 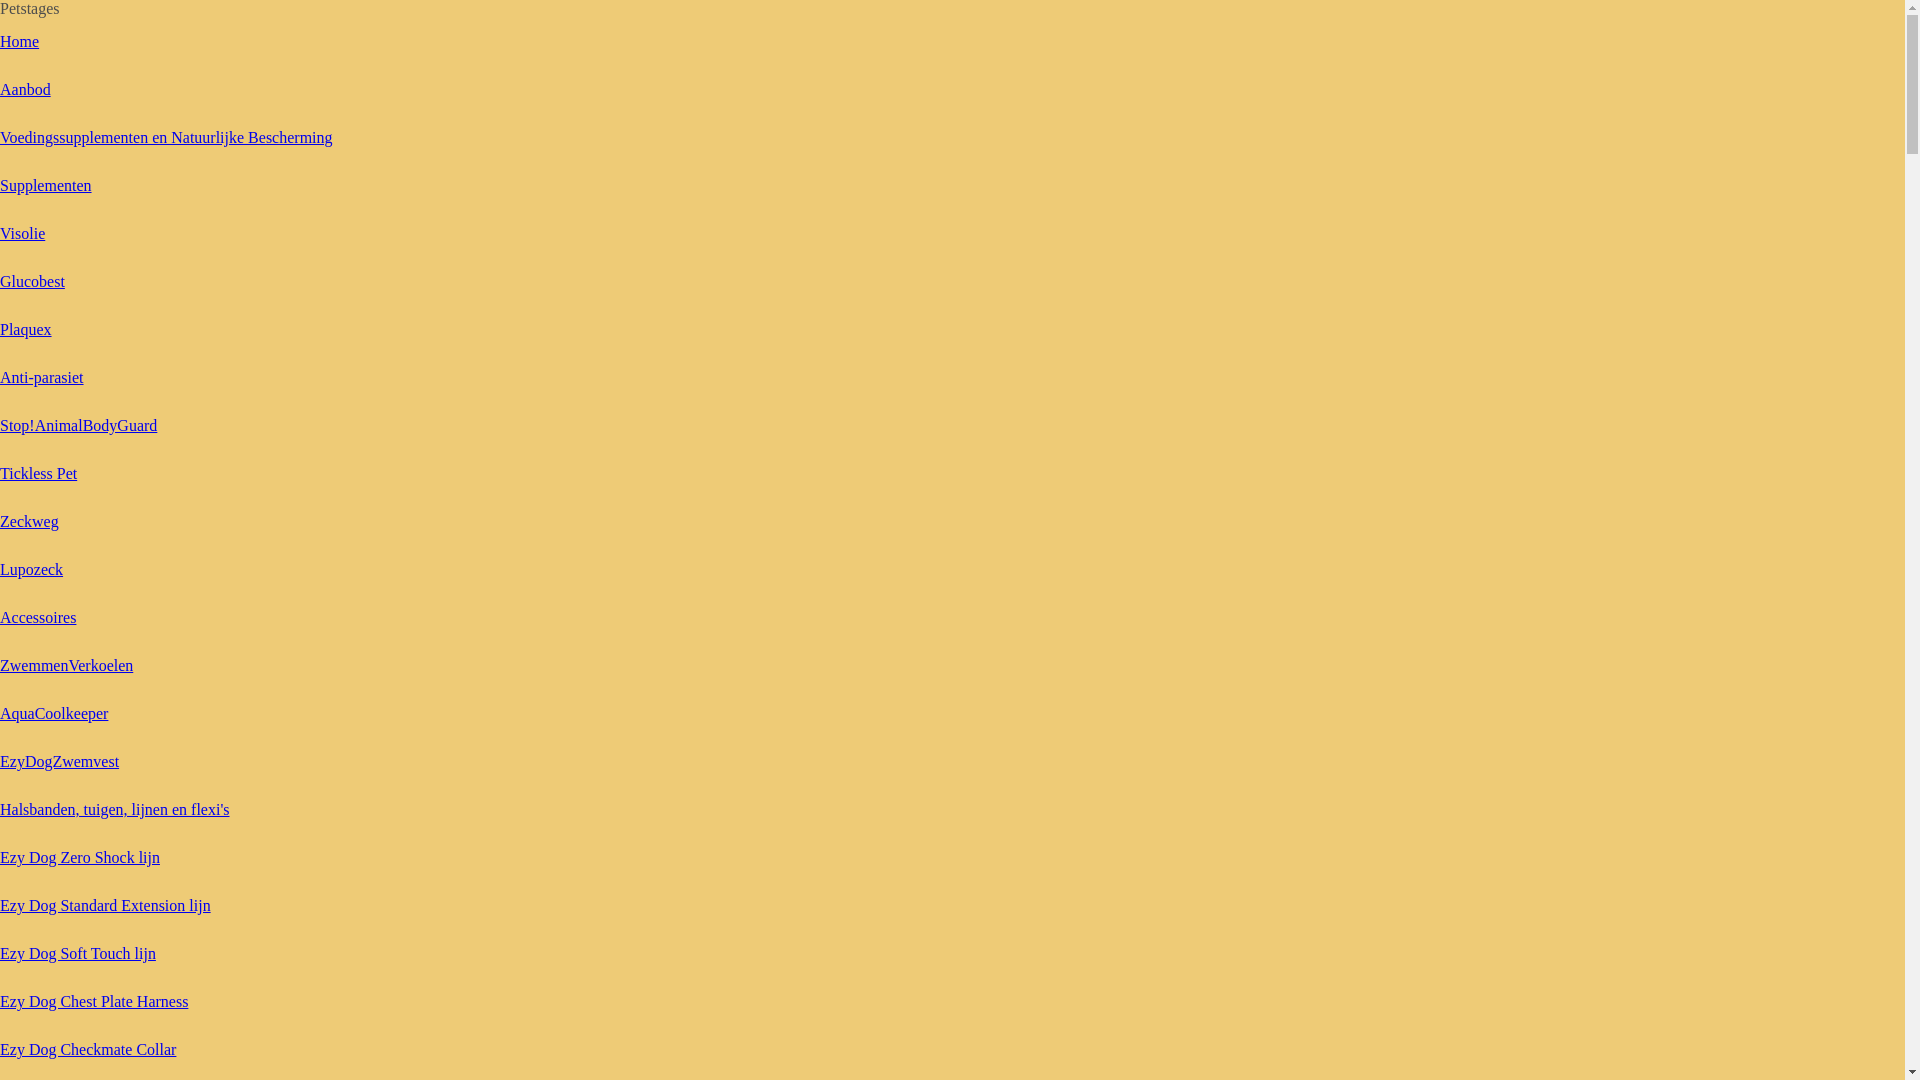 What do you see at coordinates (0, 328) in the screenshot?
I see `'Plaquex'` at bounding box center [0, 328].